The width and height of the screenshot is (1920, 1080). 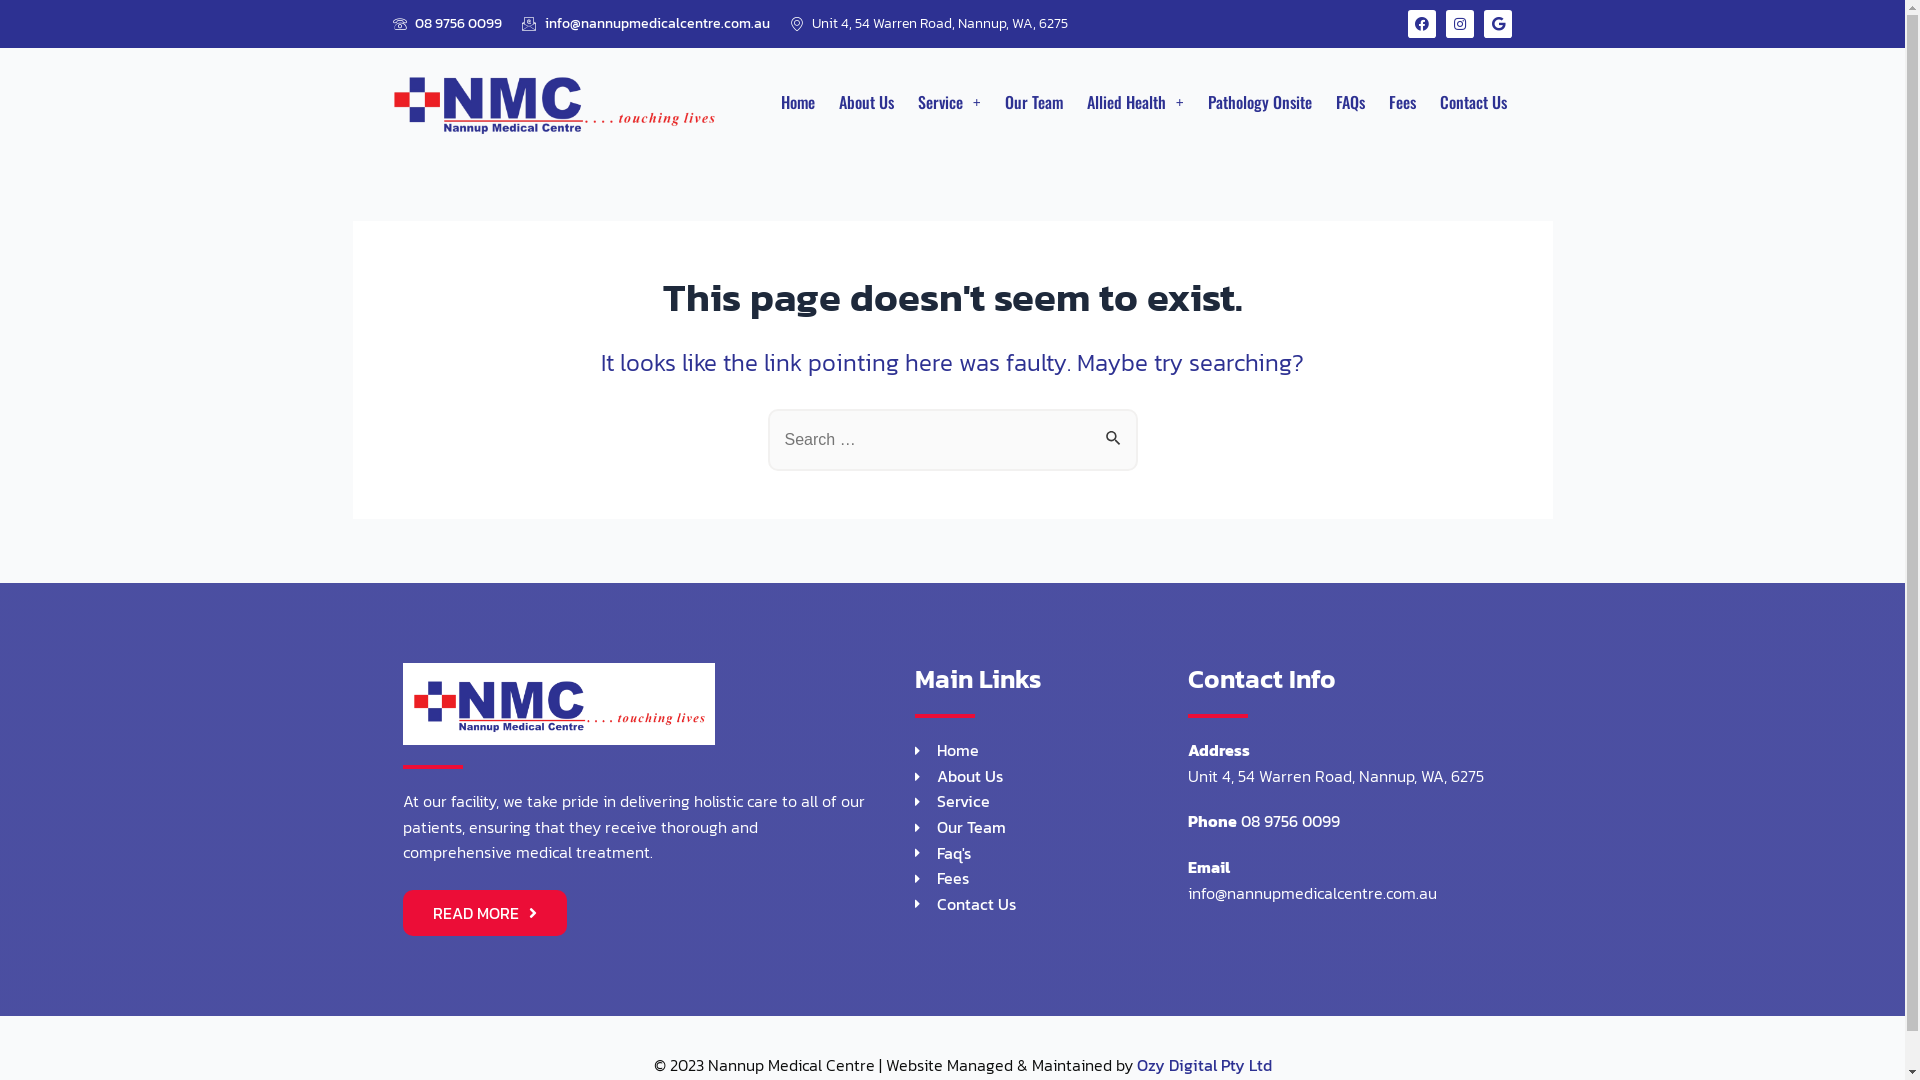 I want to click on 'Contact Us', so click(x=1049, y=905).